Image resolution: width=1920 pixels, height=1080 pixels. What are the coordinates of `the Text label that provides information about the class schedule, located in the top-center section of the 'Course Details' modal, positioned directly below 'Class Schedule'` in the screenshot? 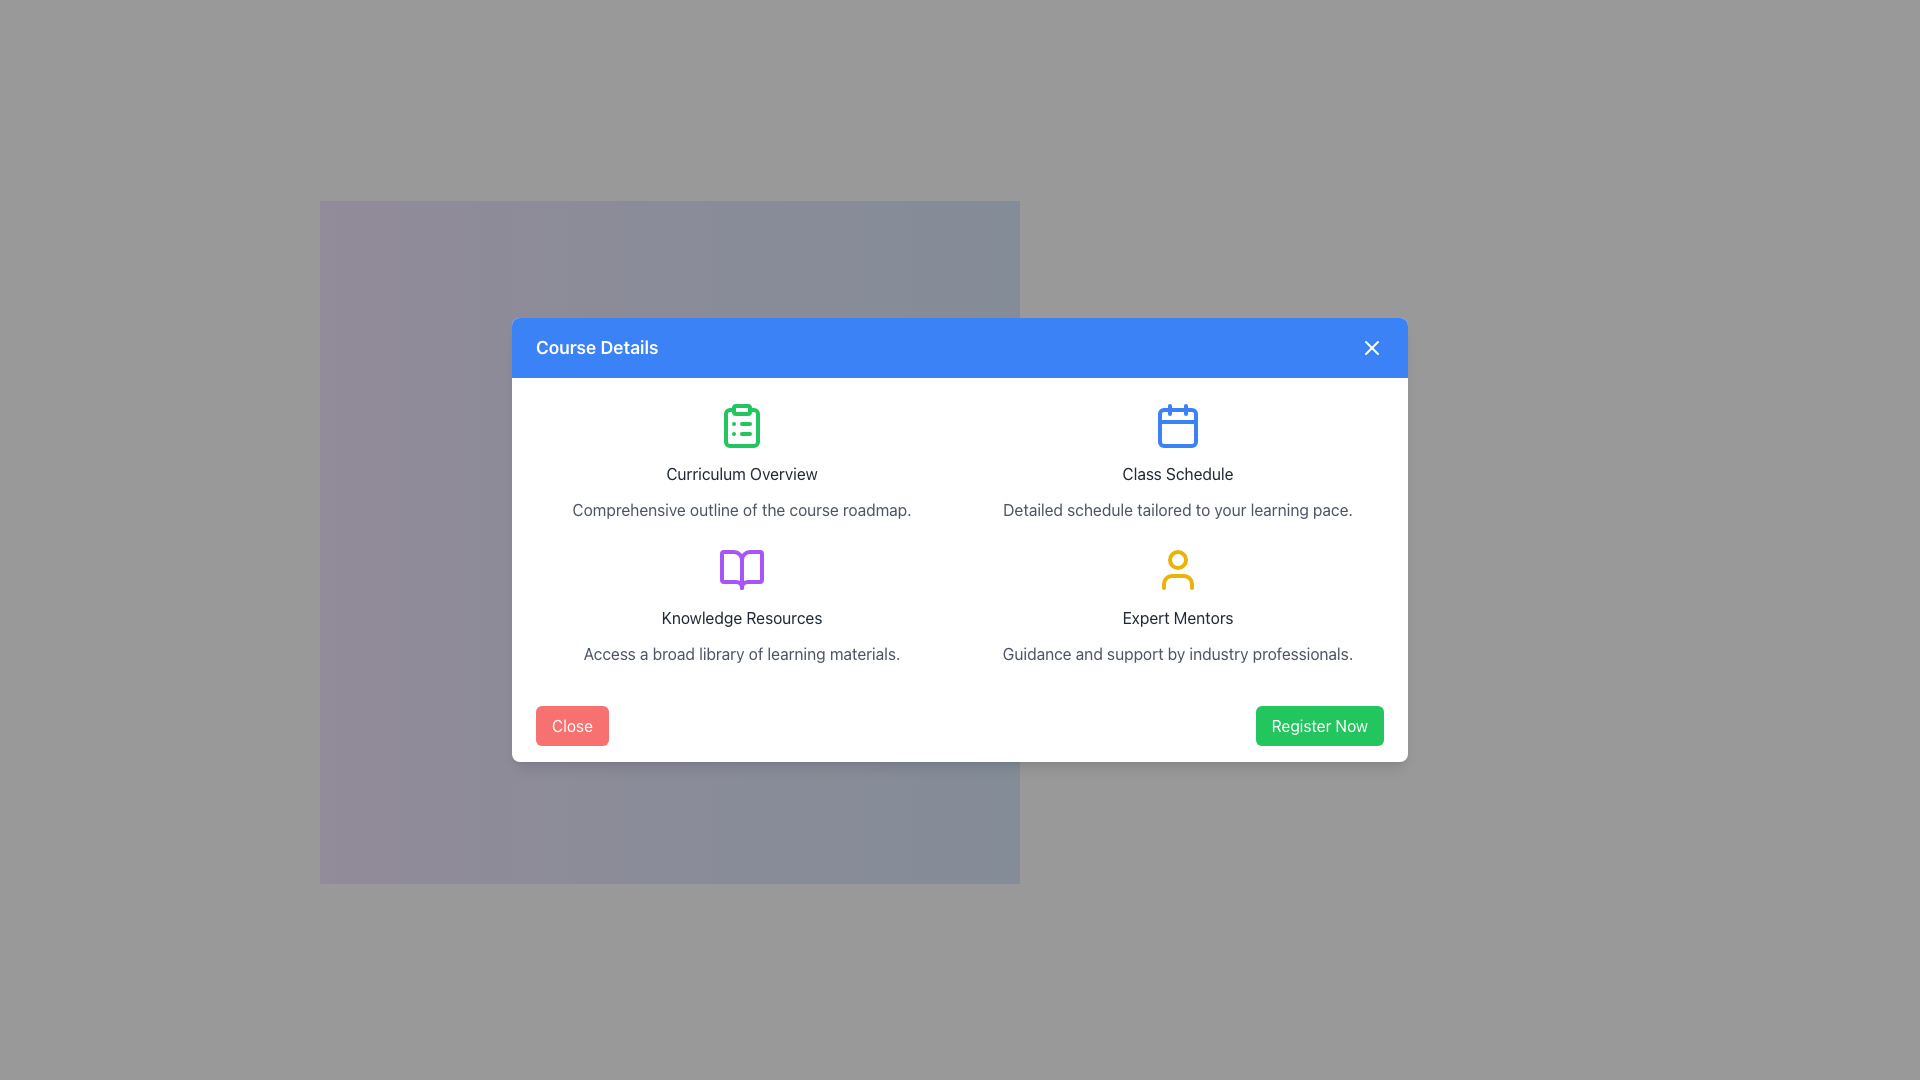 It's located at (1177, 508).